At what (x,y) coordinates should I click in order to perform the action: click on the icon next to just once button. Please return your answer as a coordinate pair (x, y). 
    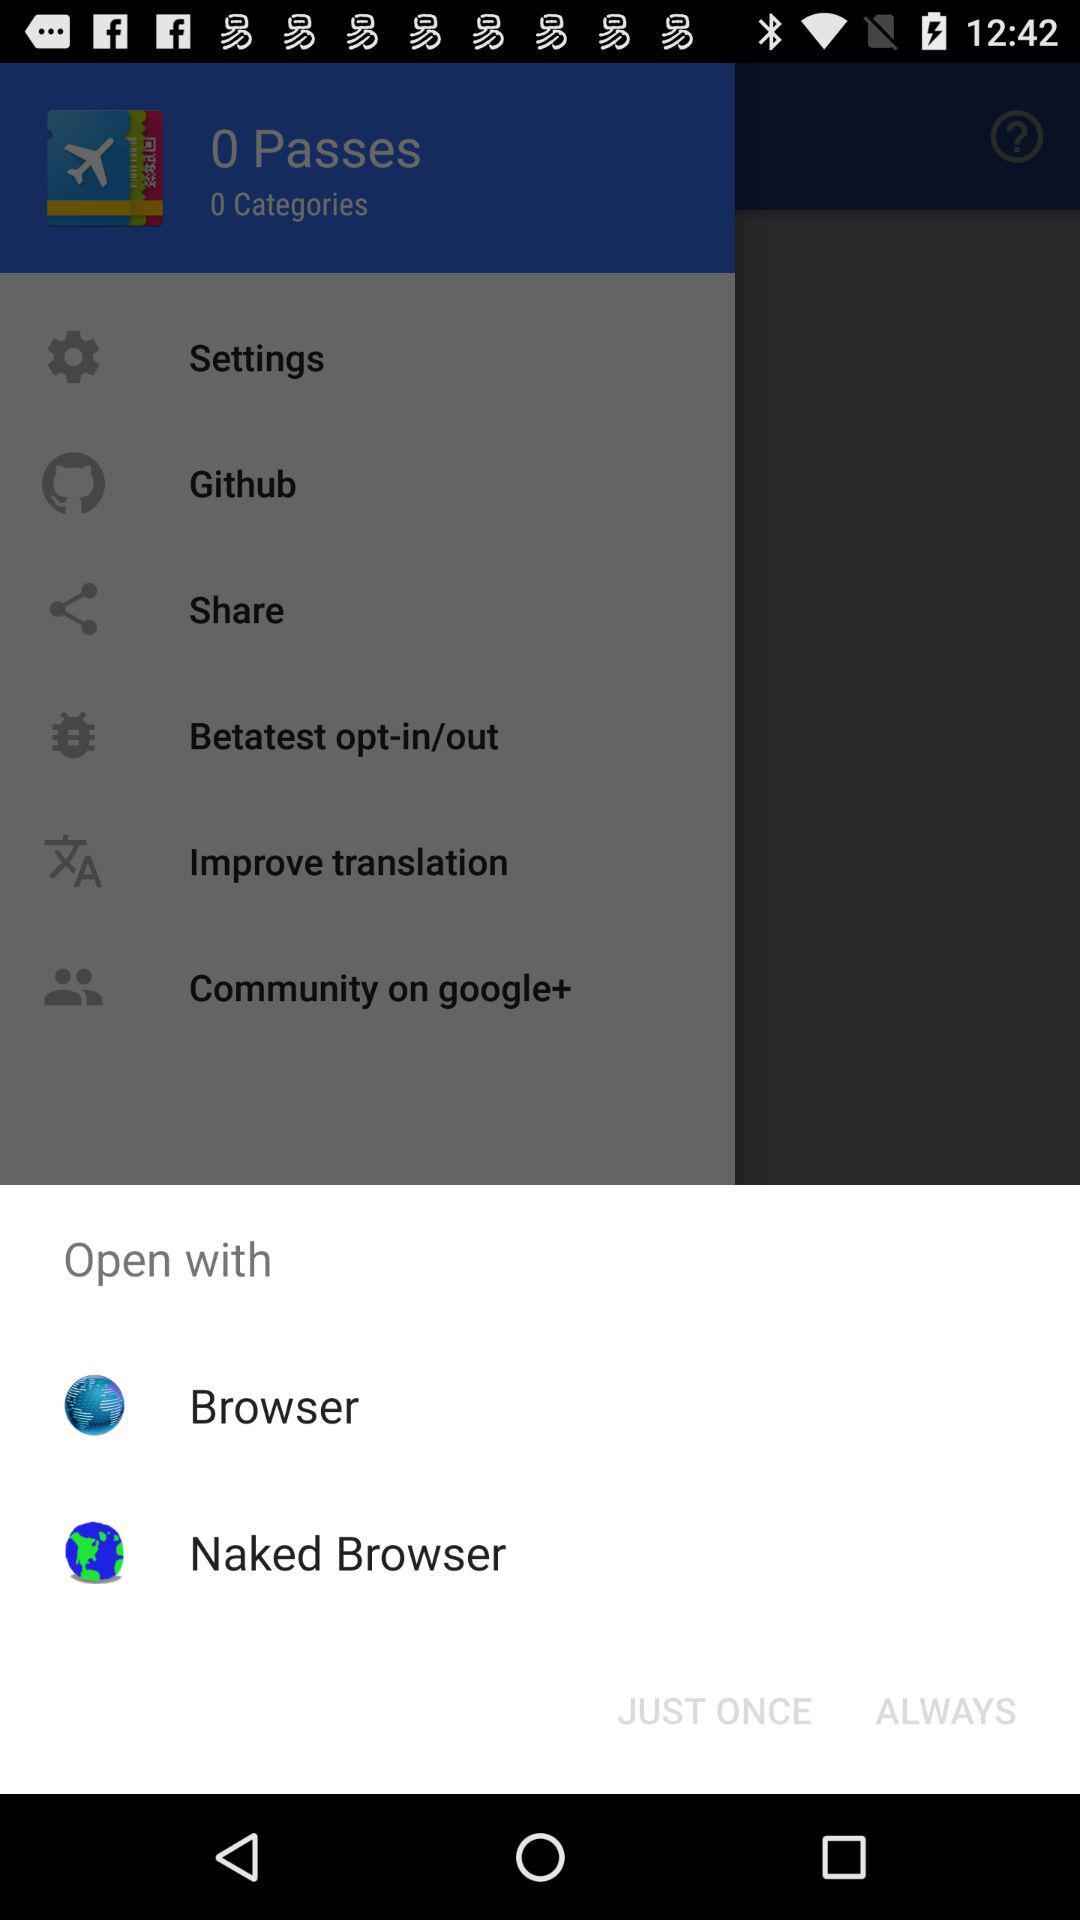
    Looking at the image, I should click on (945, 1708).